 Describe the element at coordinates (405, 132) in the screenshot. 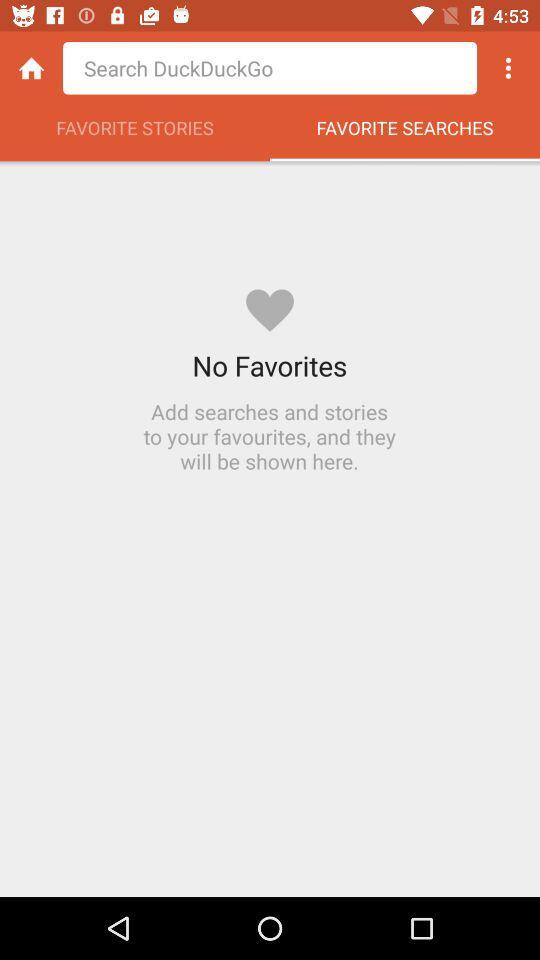

I see `icon next to favorite stories app` at that location.